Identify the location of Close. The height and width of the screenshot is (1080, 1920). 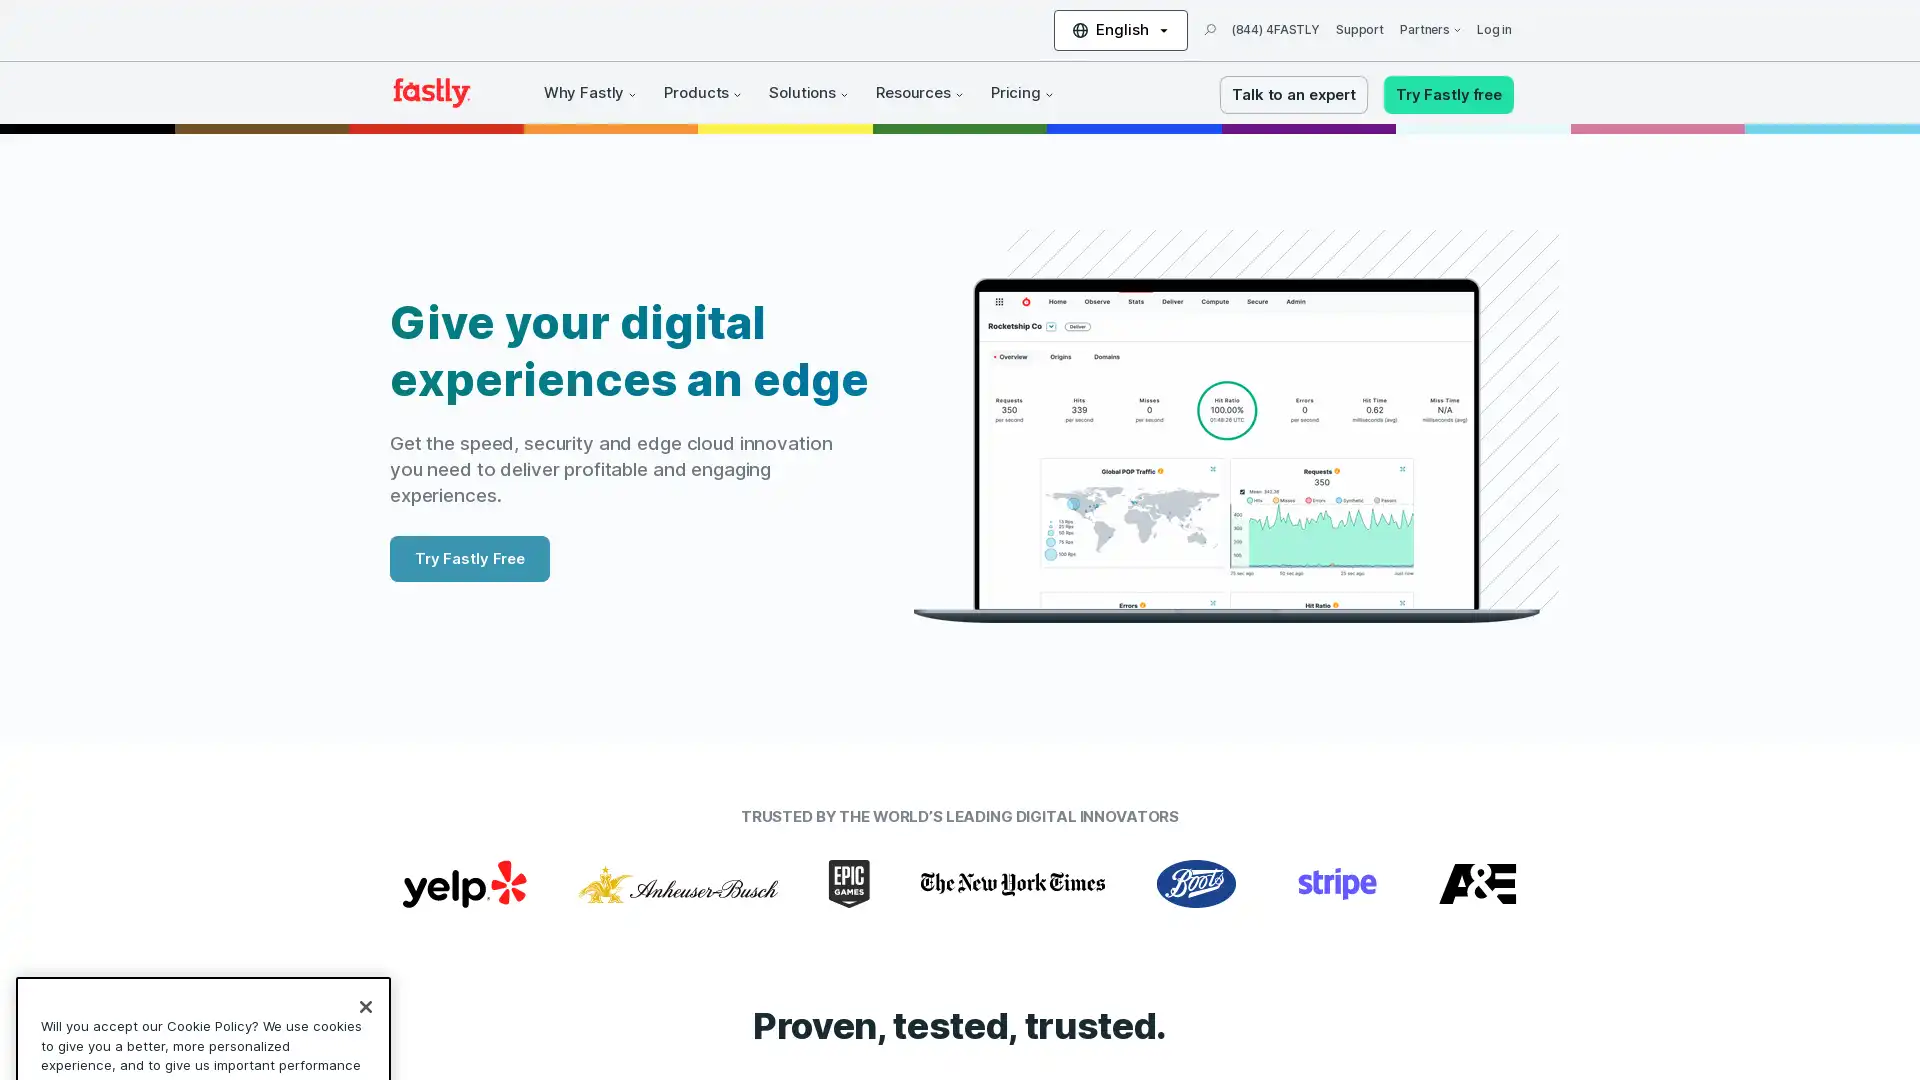
(365, 810).